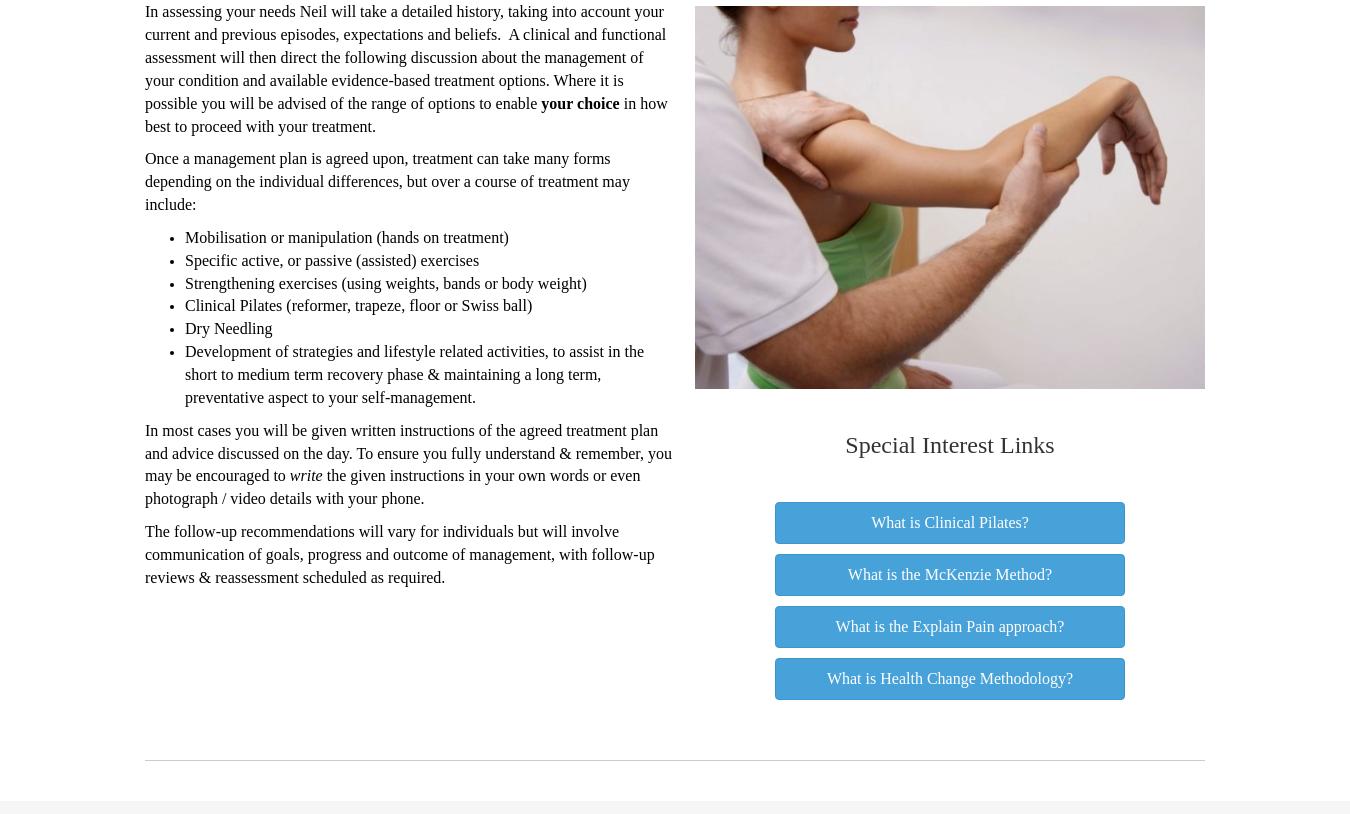 The image size is (1350, 814). What do you see at coordinates (385, 282) in the screenshot?
I see `'Strengthening exercises (using weights, bands or body weight)'` at bounding box center [385, 282].